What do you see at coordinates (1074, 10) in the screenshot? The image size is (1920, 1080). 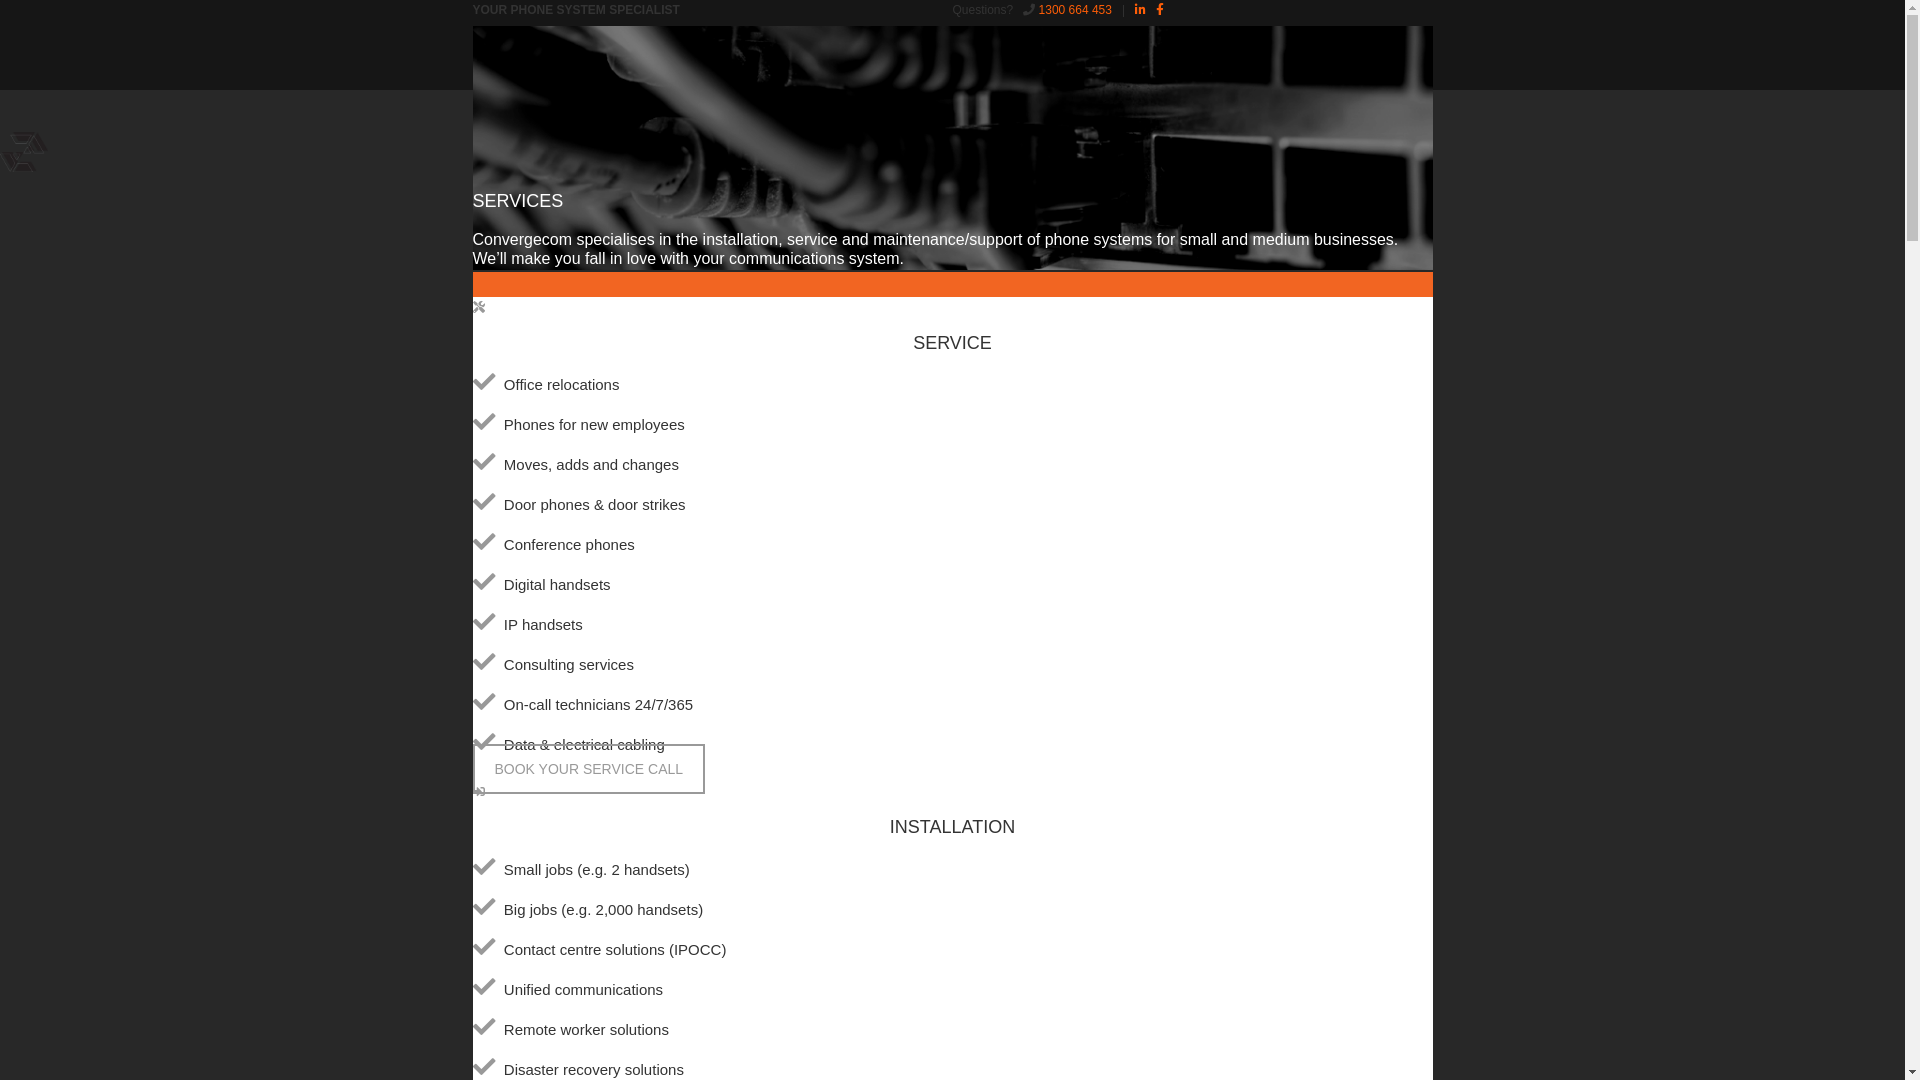 I see `'1300 664 453'` at bounding box center [1074, 10].